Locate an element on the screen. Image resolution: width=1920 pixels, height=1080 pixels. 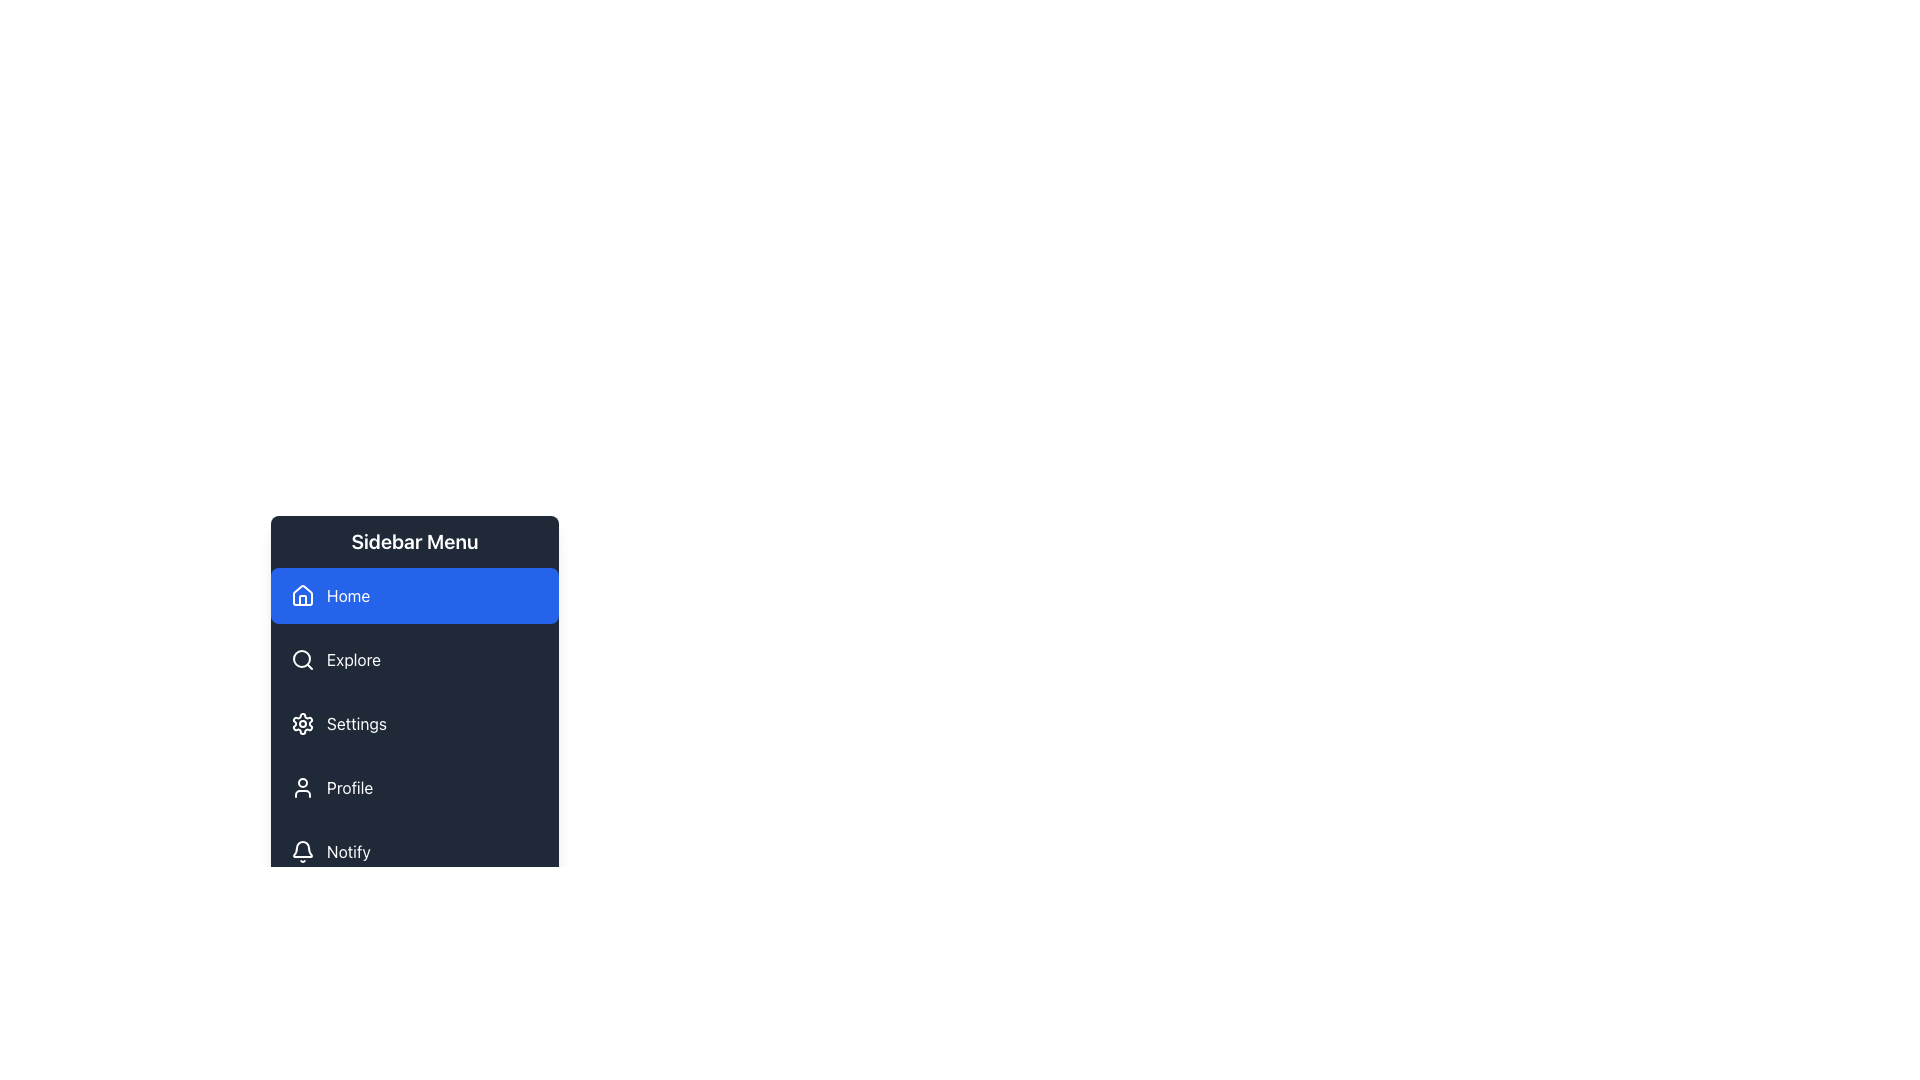
the circular part of the magnifying glass in the search icon located in the sidebar menu is located at coordinates (301, 659).